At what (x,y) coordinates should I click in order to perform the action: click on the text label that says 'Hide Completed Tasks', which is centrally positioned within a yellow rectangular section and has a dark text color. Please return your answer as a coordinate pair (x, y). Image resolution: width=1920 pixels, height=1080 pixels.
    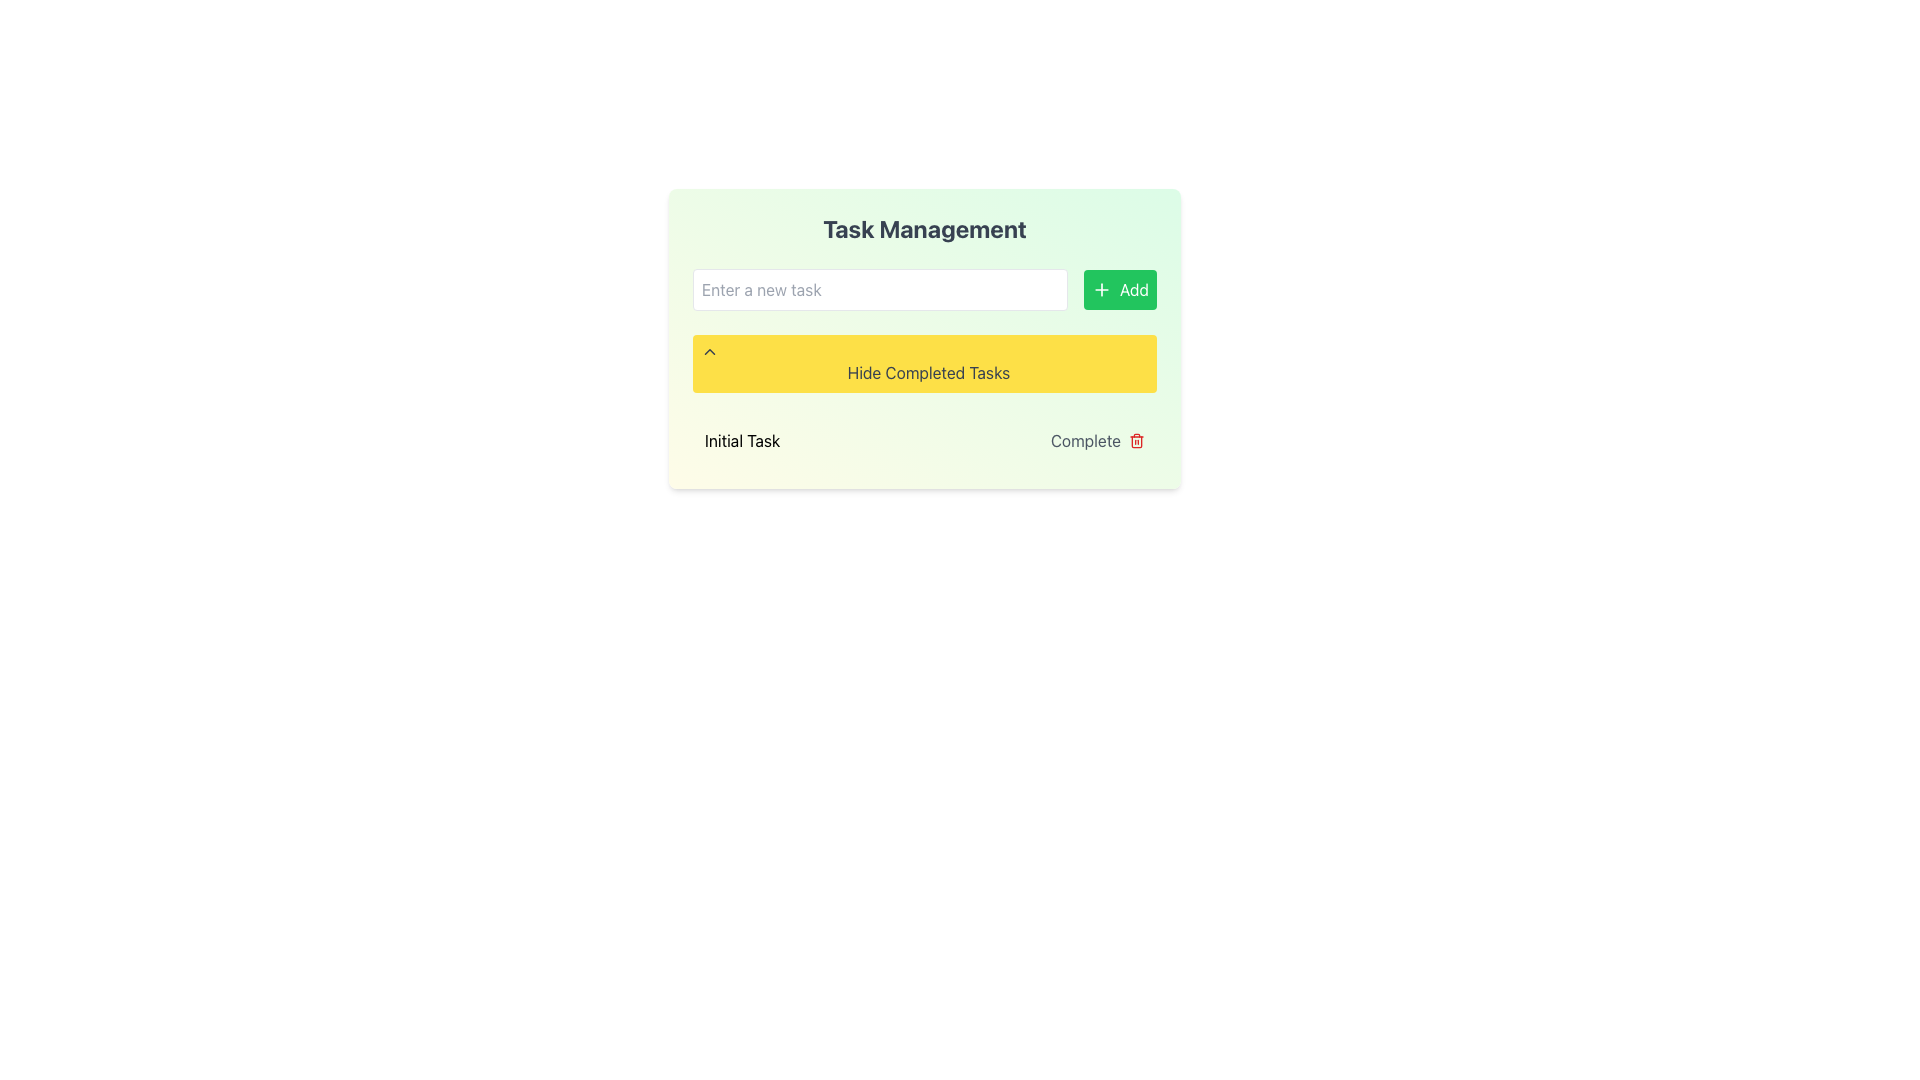
    Looking at the image, I should click on (927, 373).